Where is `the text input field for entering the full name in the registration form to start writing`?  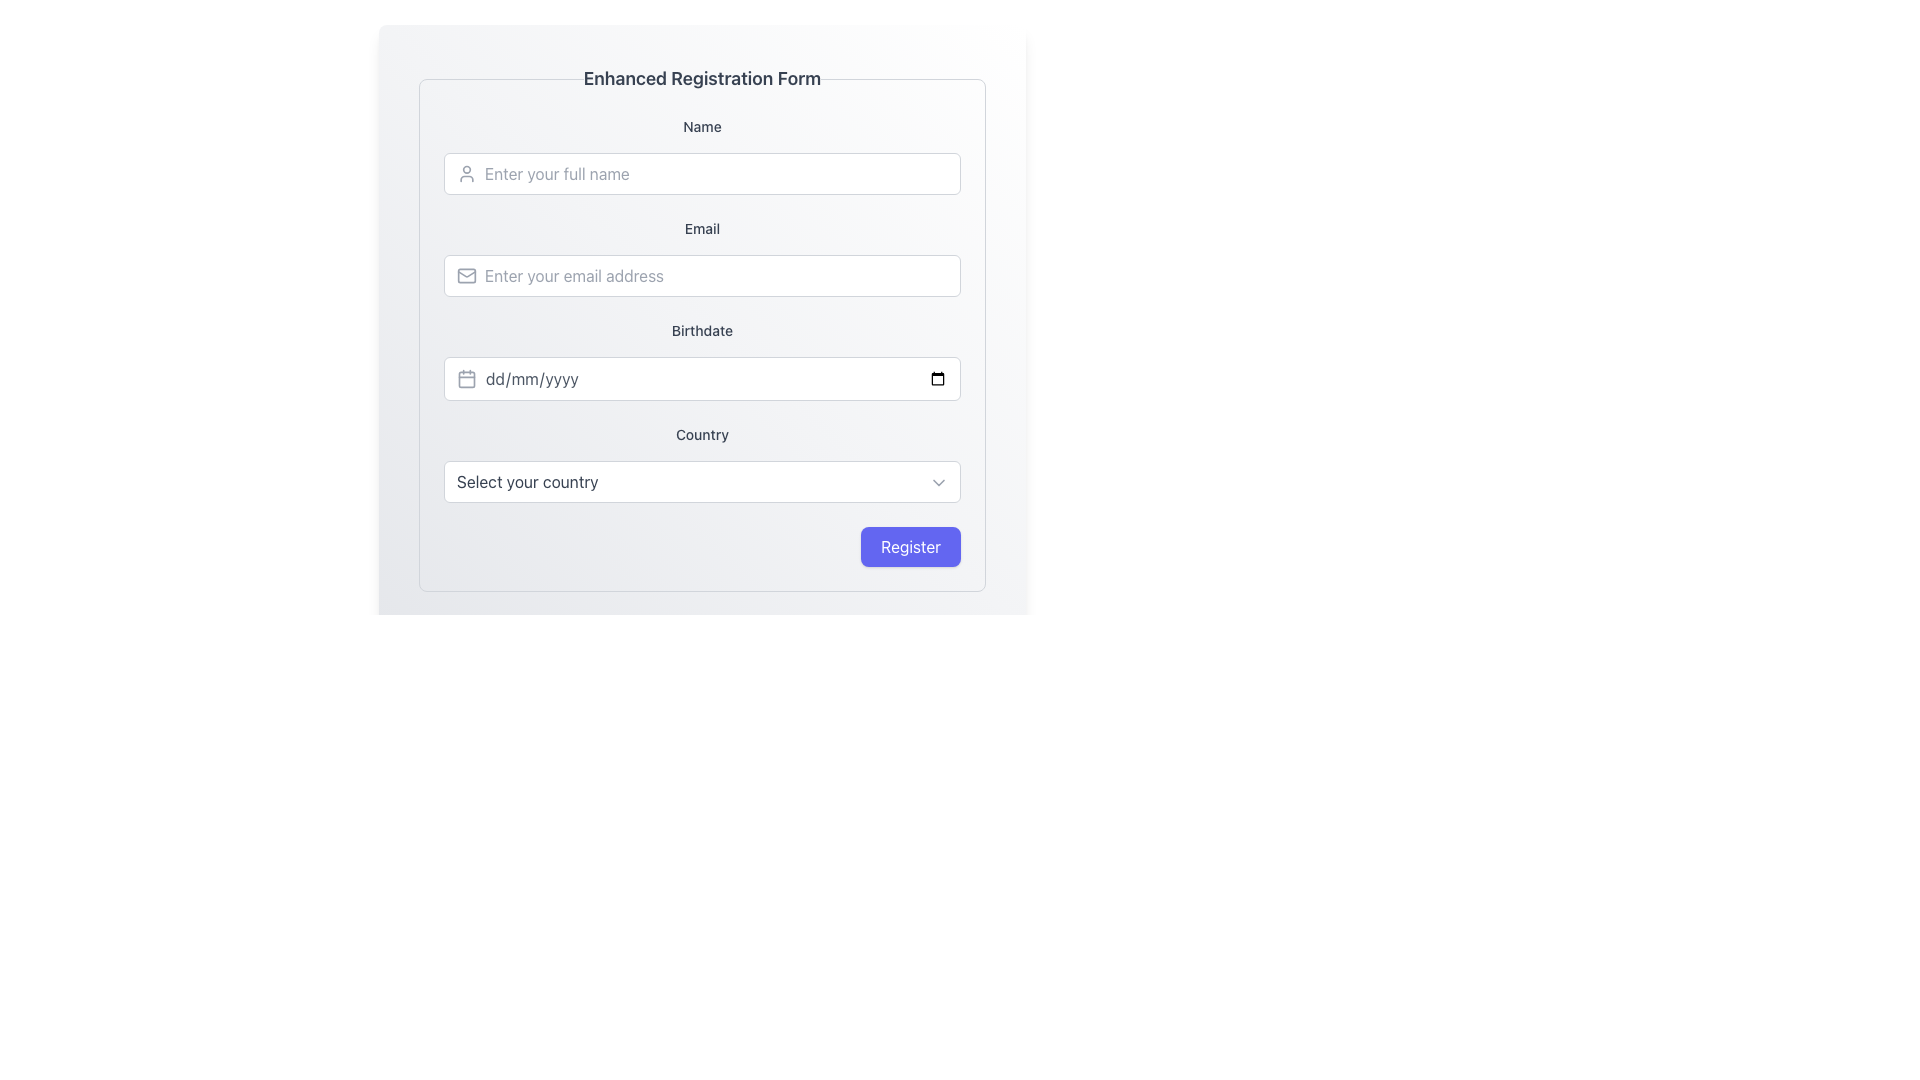
the text input field for entering the full name in the registration form to start writing is located at coordinates (702, 154).